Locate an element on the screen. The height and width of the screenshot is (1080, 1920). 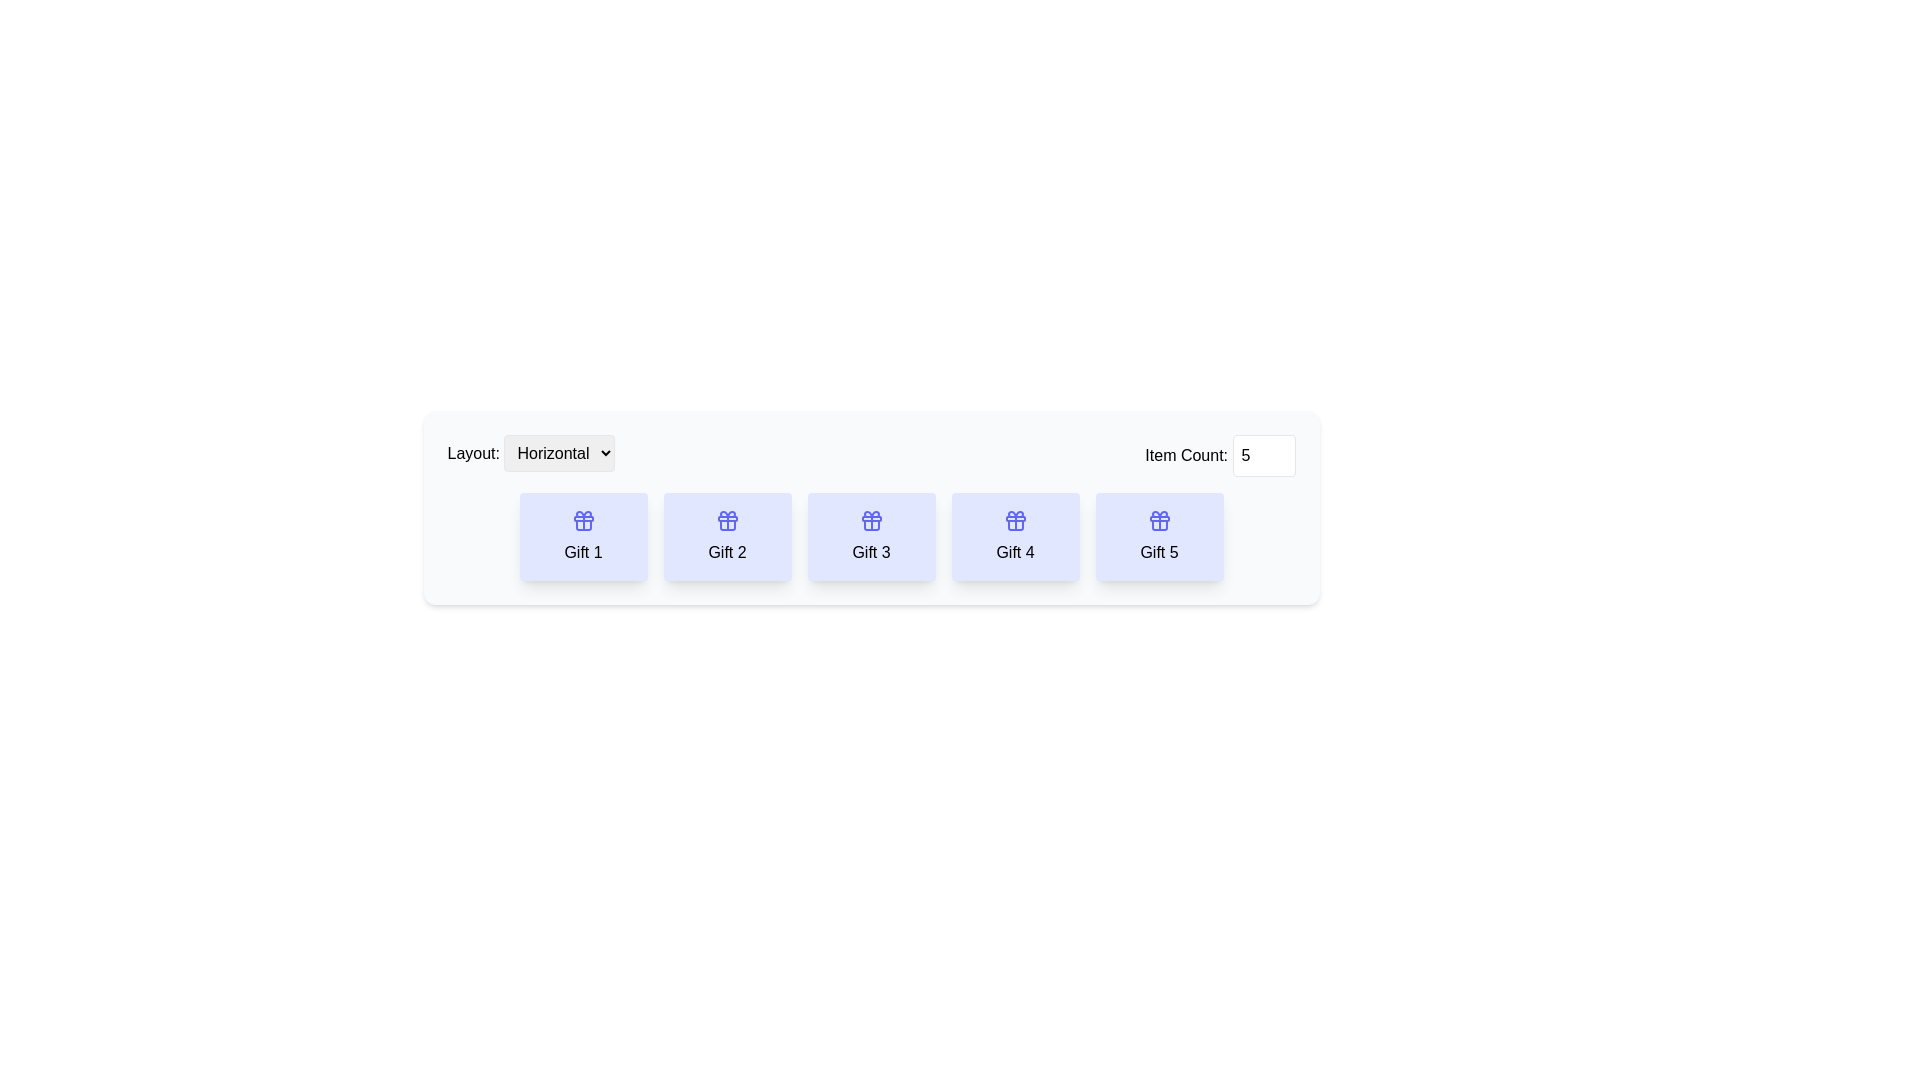
the indigo gift icon located in the second box labeled 'Gift 2', which is part of a horizontal sequence of five gift boxes is located at coordinates (726, 519).